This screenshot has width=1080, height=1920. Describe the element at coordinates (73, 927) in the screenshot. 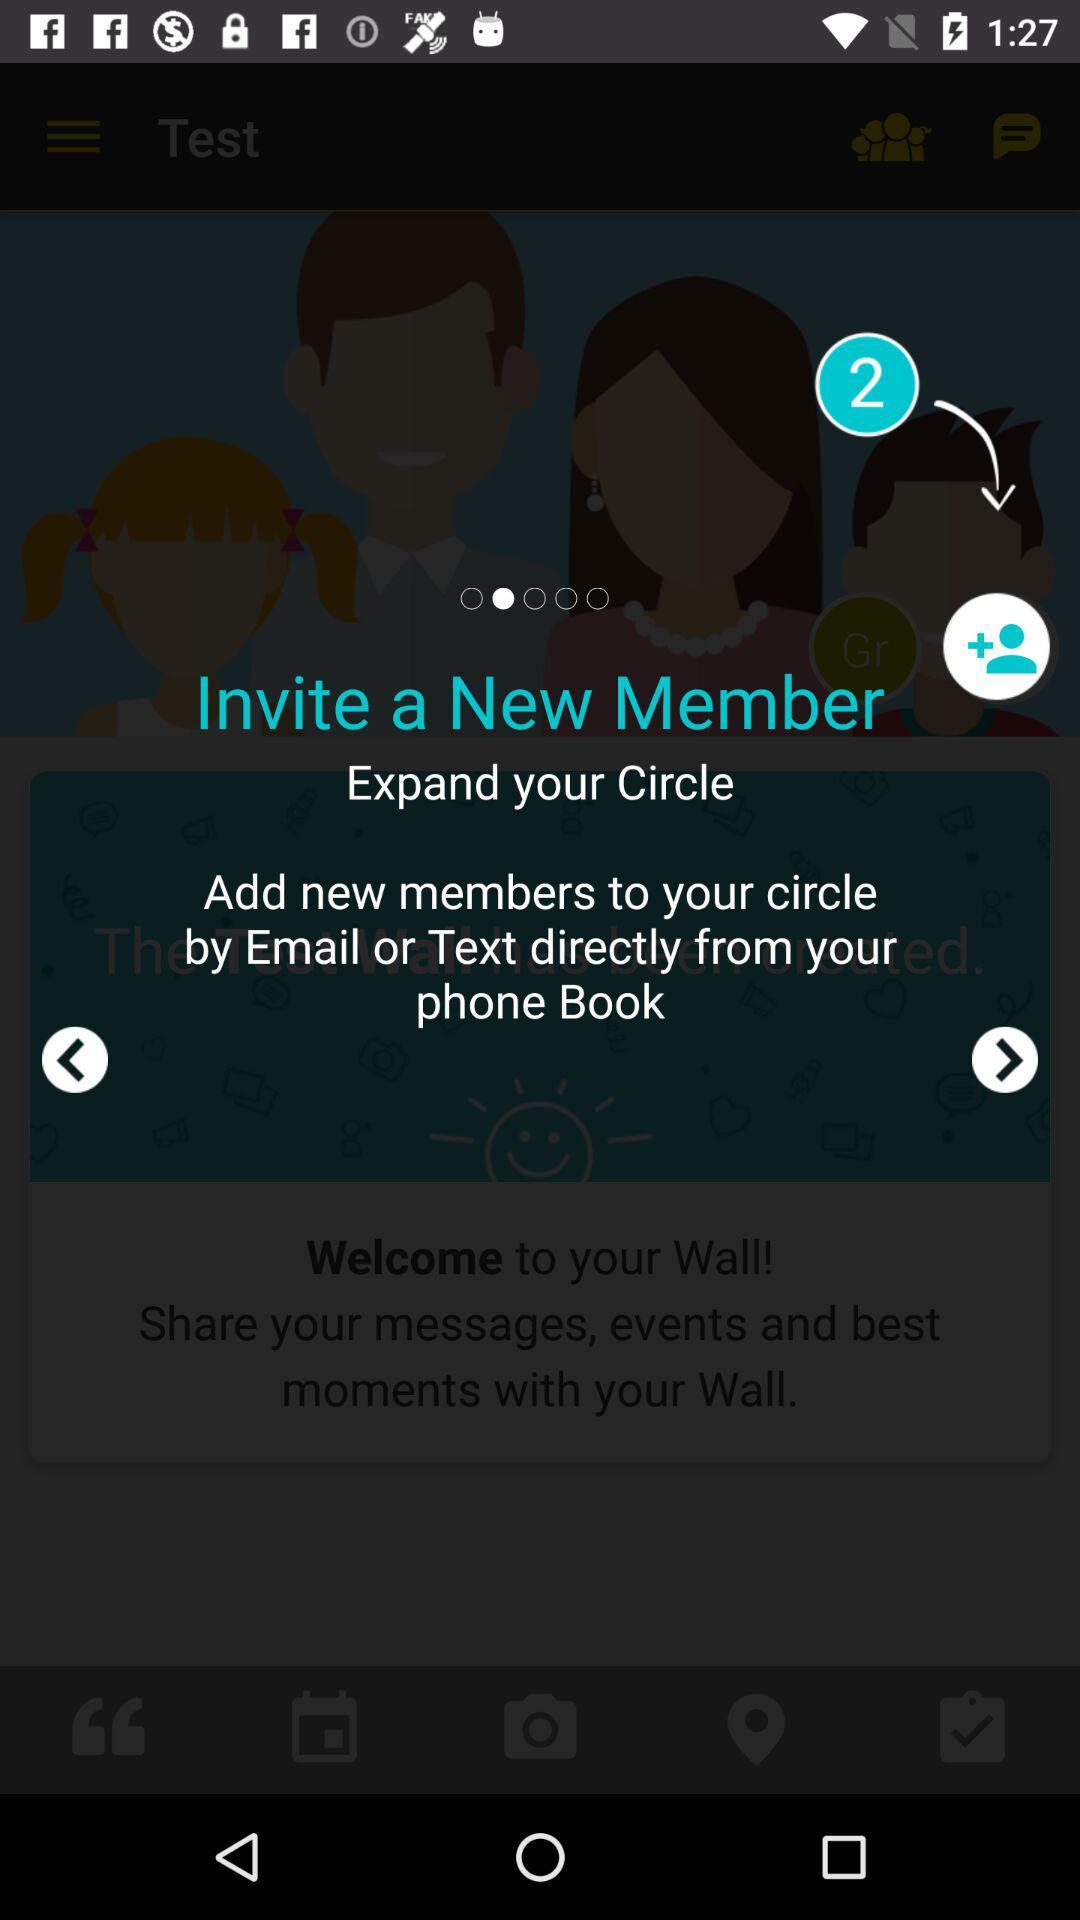

I see `the icon on the left` at that location.